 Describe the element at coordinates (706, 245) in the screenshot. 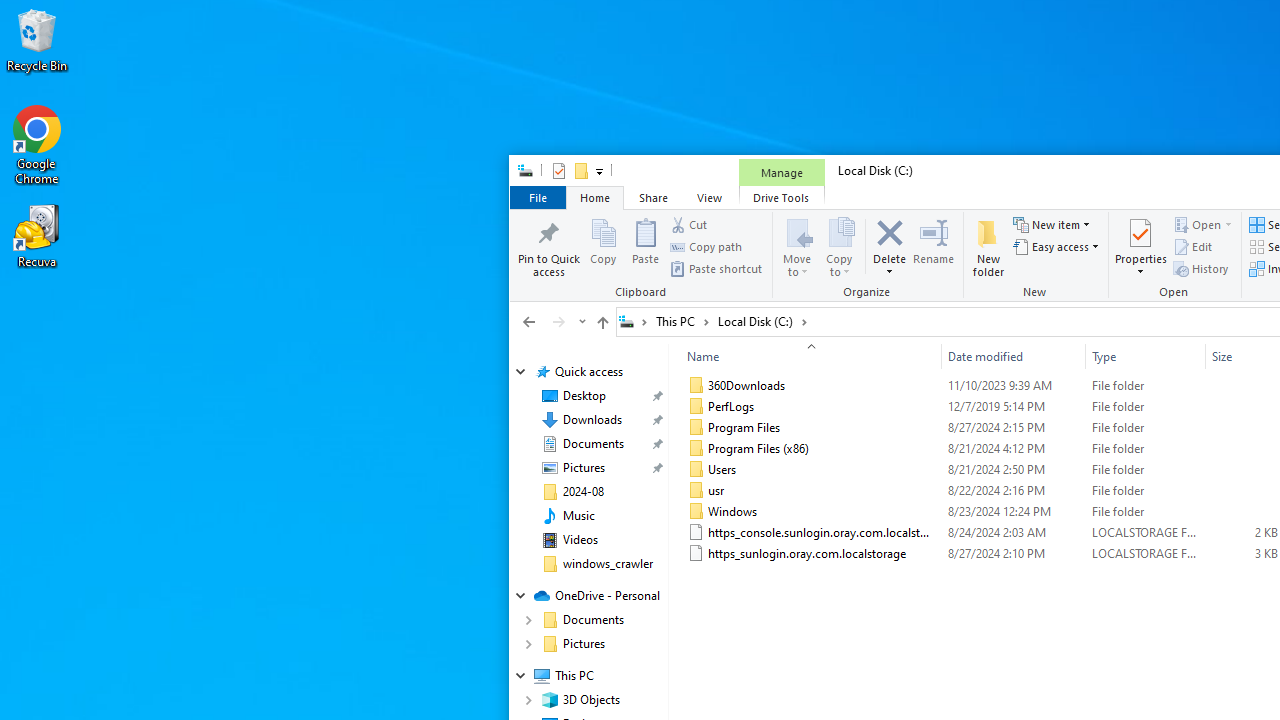

I see `'Copy path'` at that location.